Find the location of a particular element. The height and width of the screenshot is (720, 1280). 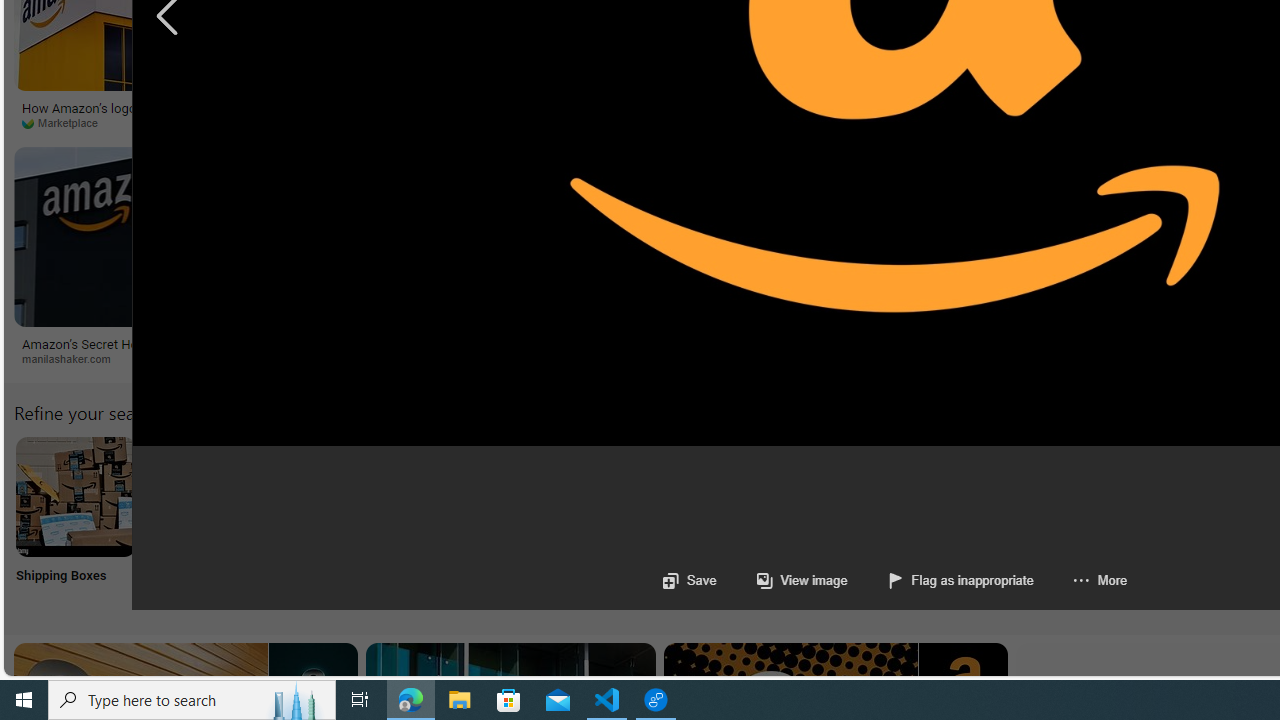

'protothema.gr' is located at coordinates (720, 357).